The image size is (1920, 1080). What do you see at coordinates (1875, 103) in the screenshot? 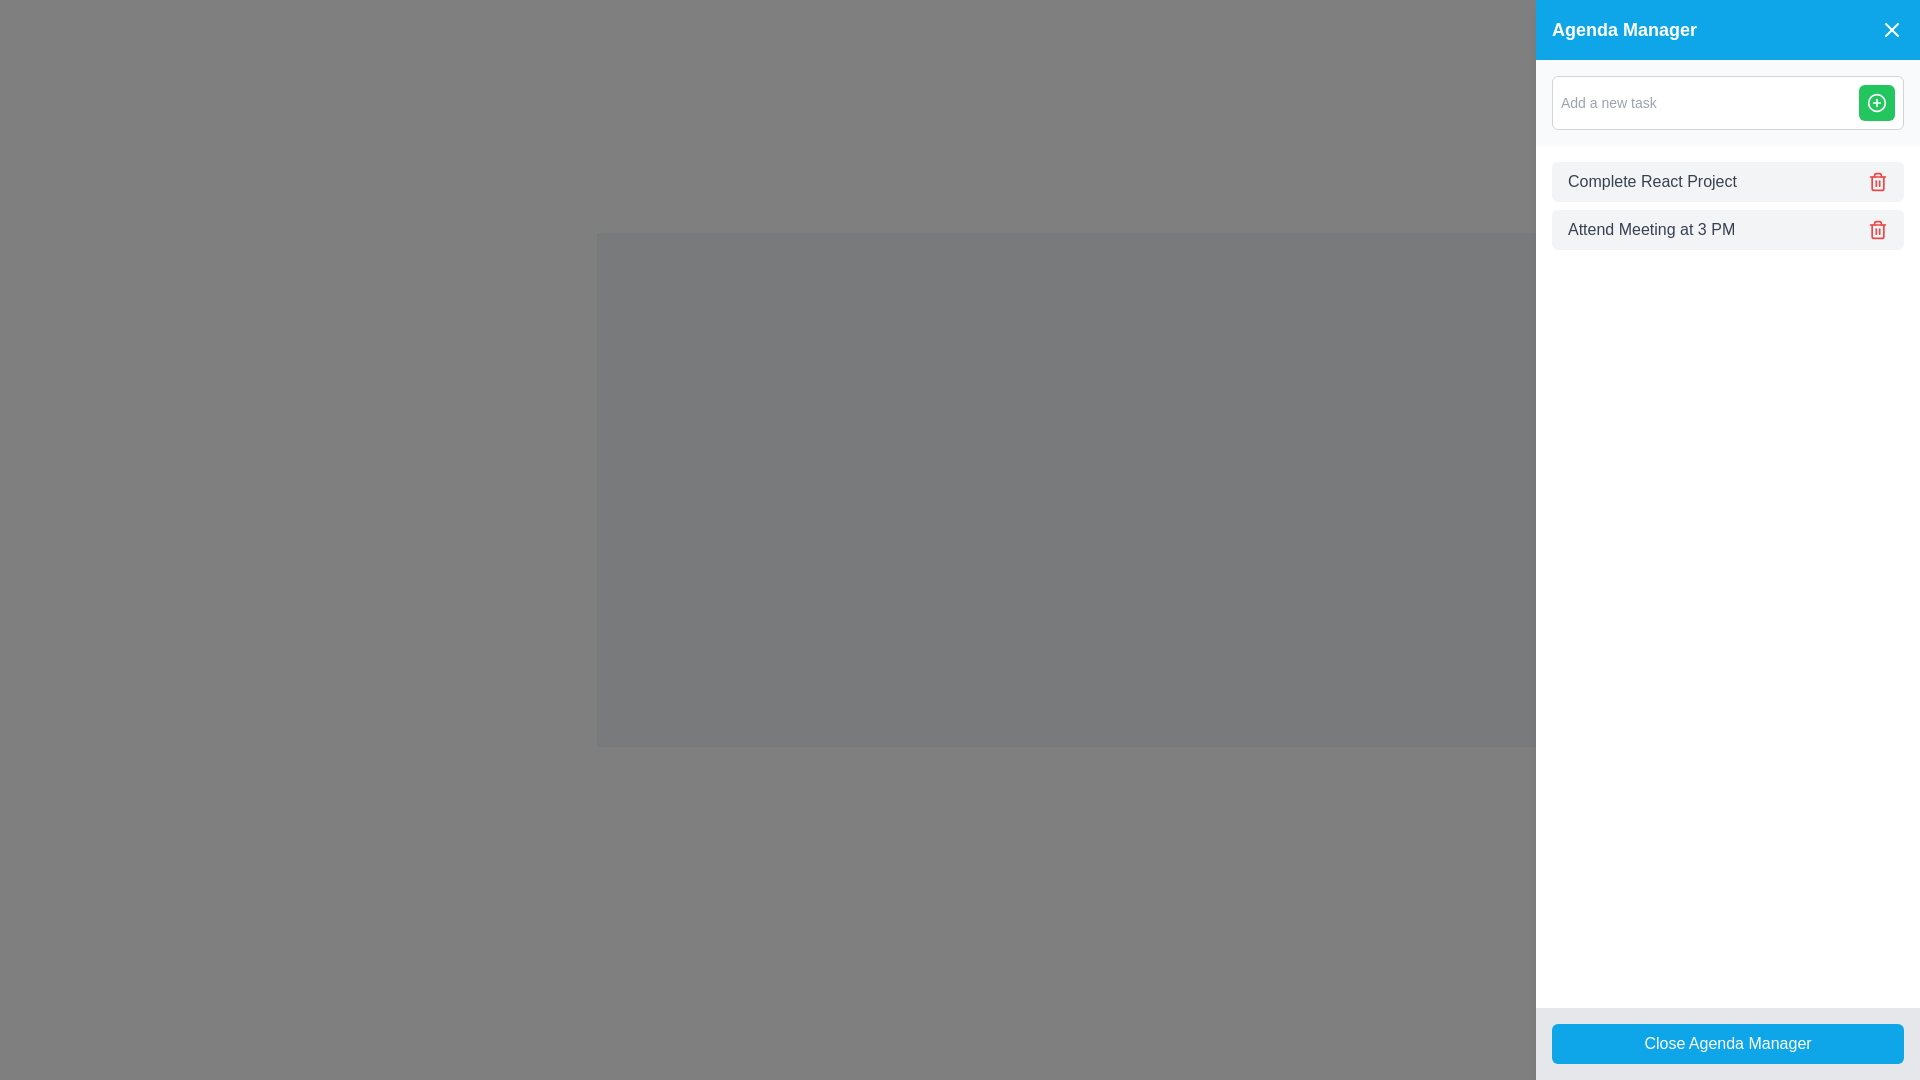
I see `the circular graphical icon, which is the leftmost and most central component of a grouped icon set located at the top-right section of the interface` at bounding box center [1875, 103].